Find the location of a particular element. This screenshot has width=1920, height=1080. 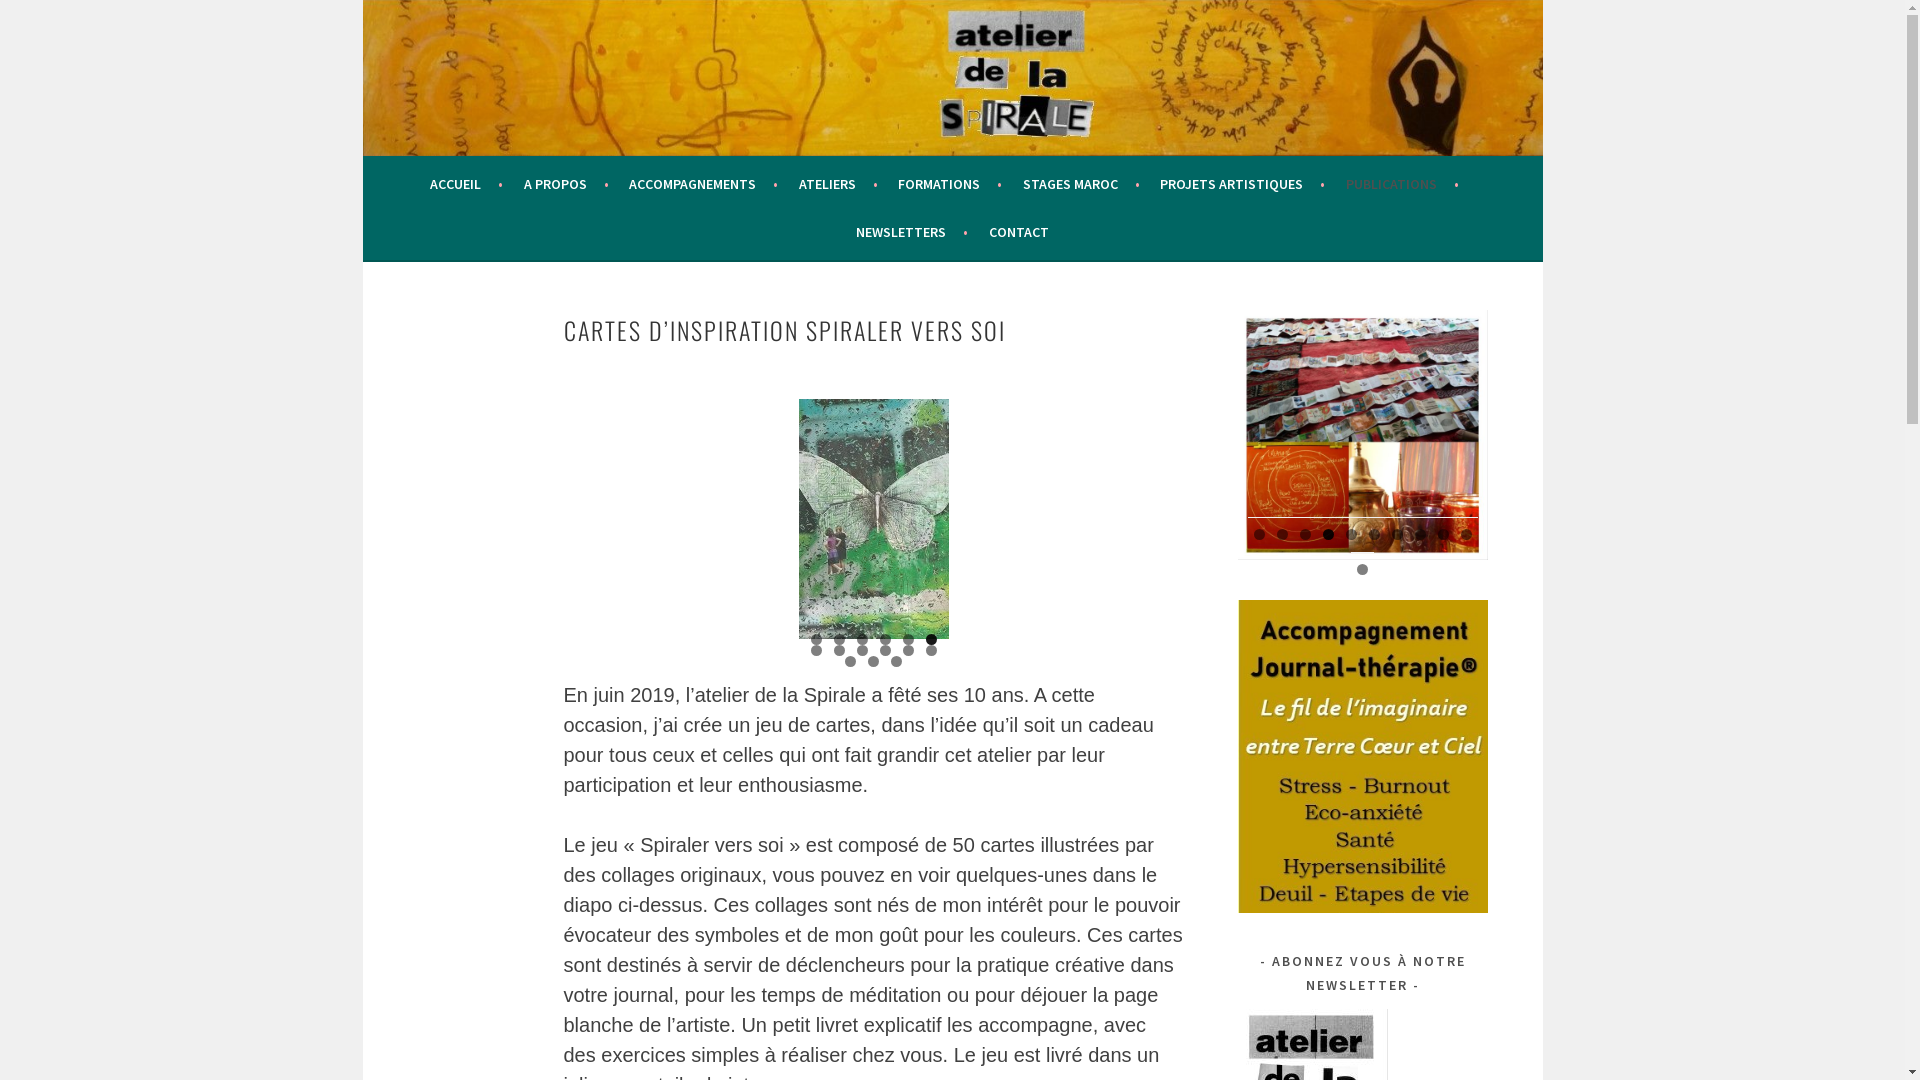

'page04' is located at coordinates (1362, 434).